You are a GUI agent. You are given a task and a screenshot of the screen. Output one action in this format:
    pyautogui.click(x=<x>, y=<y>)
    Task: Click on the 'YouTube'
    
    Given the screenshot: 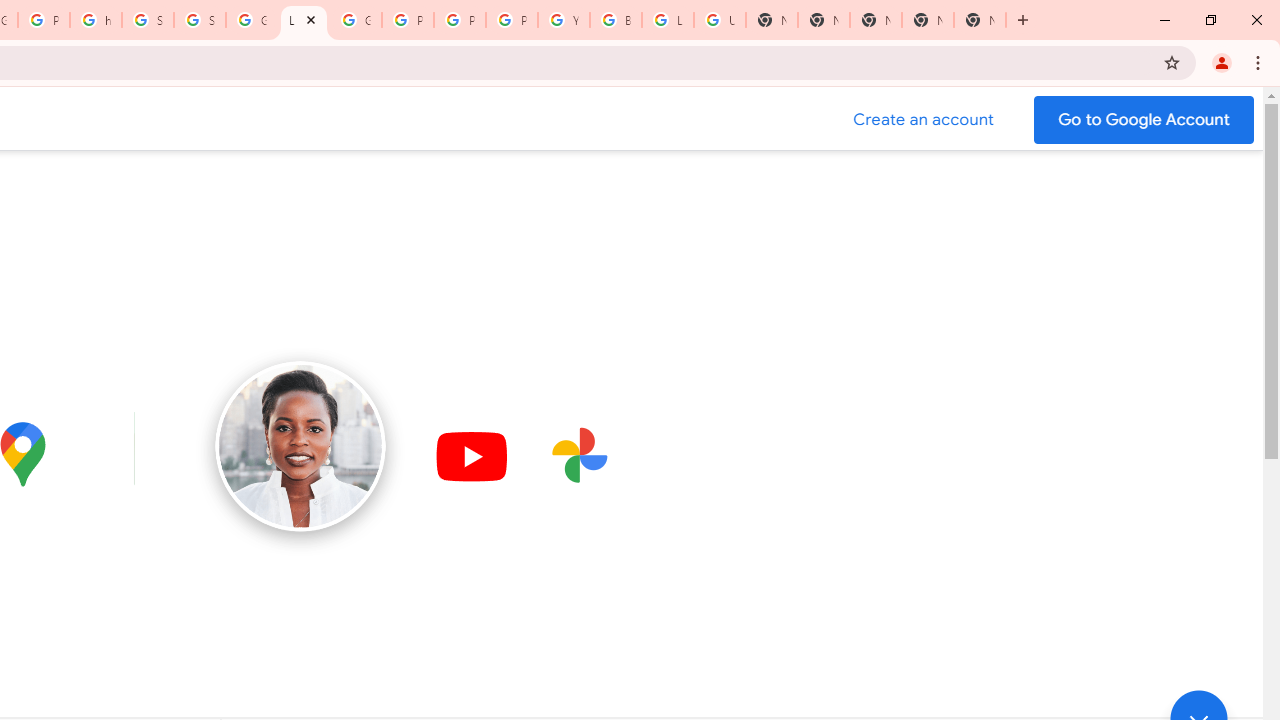 What is the action you would take?
    pyautogui.click(x=562, y=20)
    